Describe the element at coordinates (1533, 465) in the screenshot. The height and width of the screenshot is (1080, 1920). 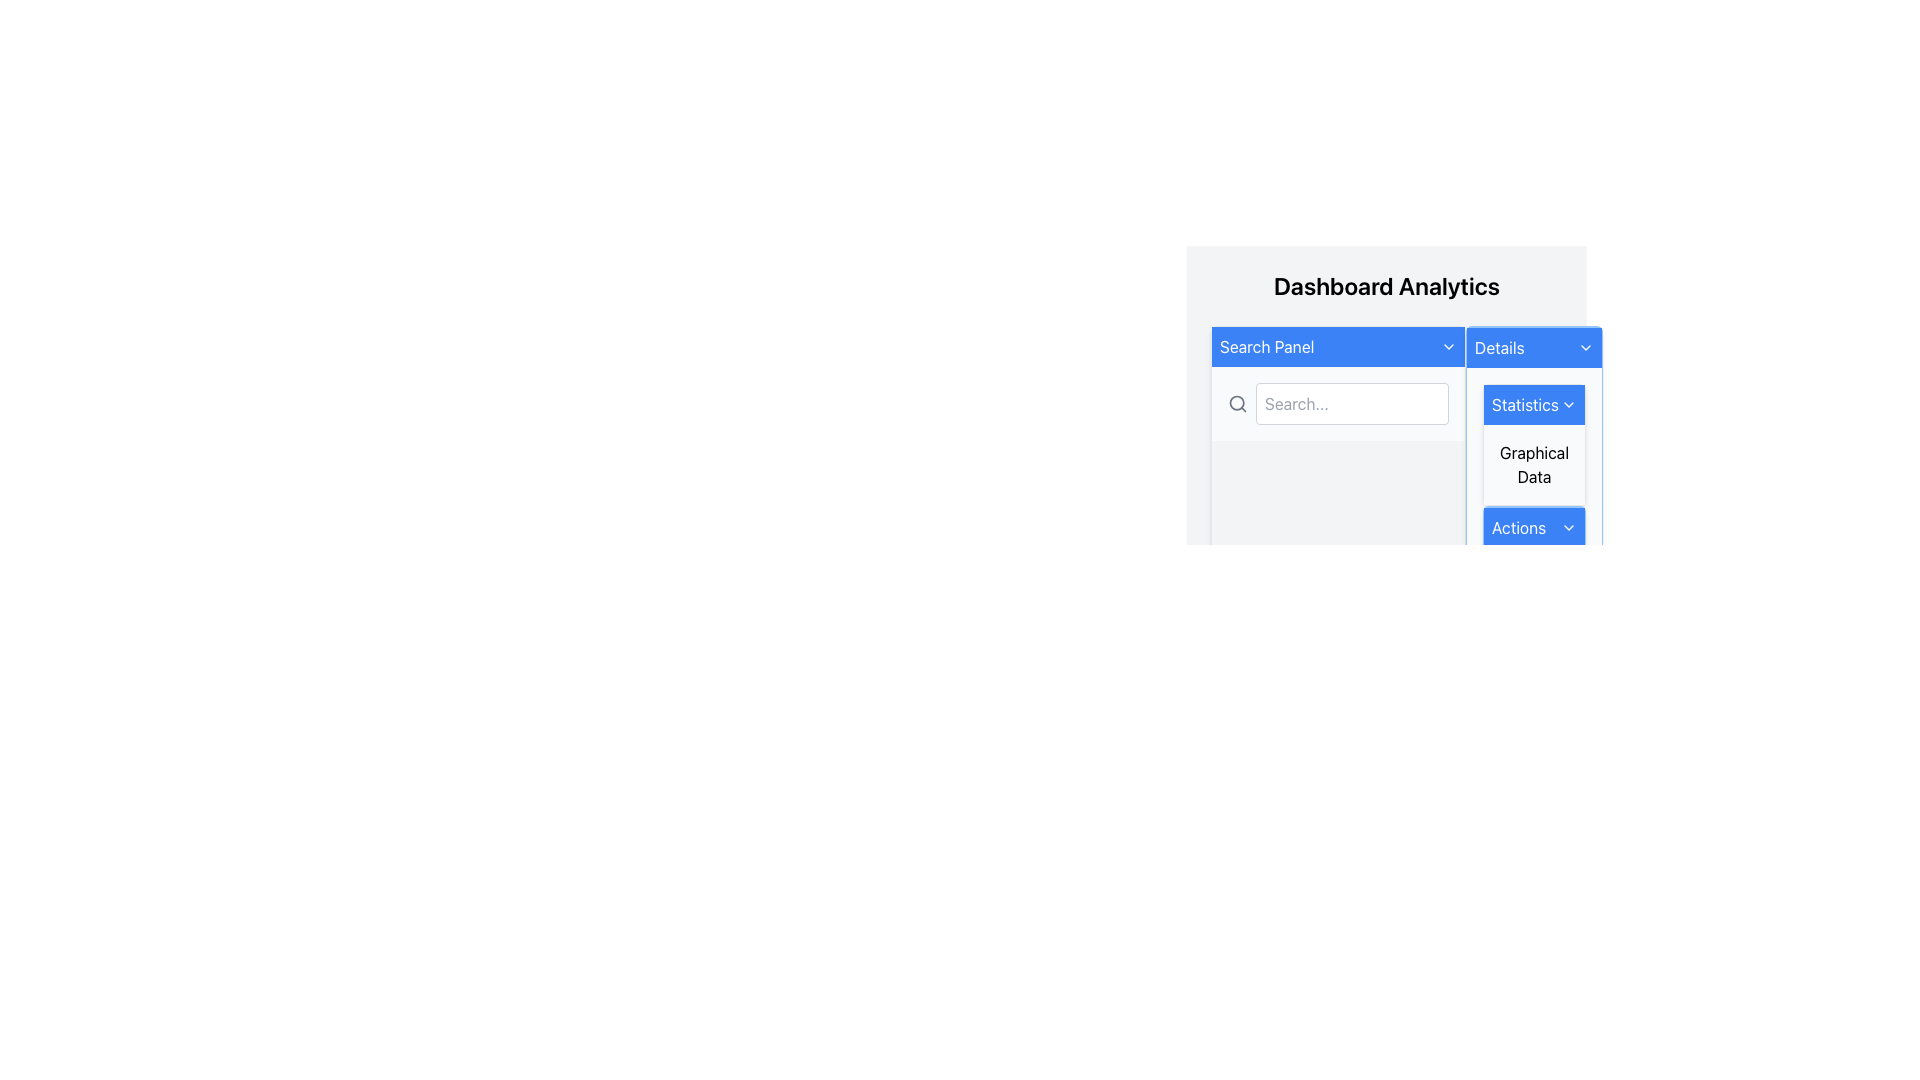
I see `the 'Graphical Data' label, which is a rectangular box with a light grey background containing centrally displayed bold black text, located in the 'Details' column of the dashboard below the 'Statistics' button` at that location.